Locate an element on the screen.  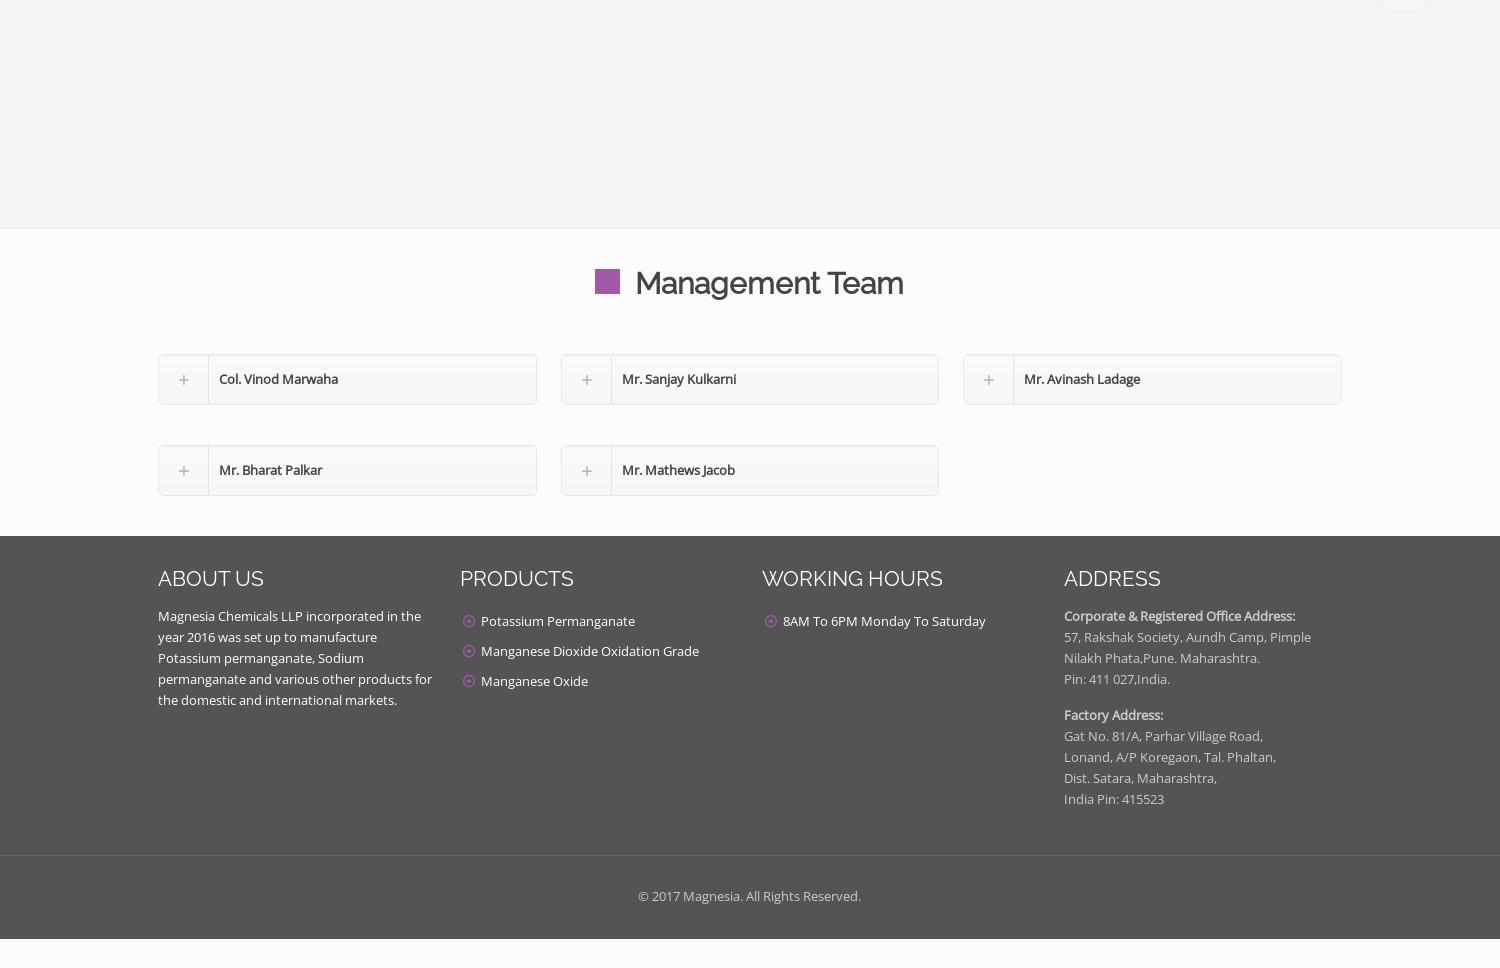
'57, Rakshak Society, Aundh Camp, Pimple Nilakh Phata,Pune. Maharashtra.' is located at coordinates (1187, 647).